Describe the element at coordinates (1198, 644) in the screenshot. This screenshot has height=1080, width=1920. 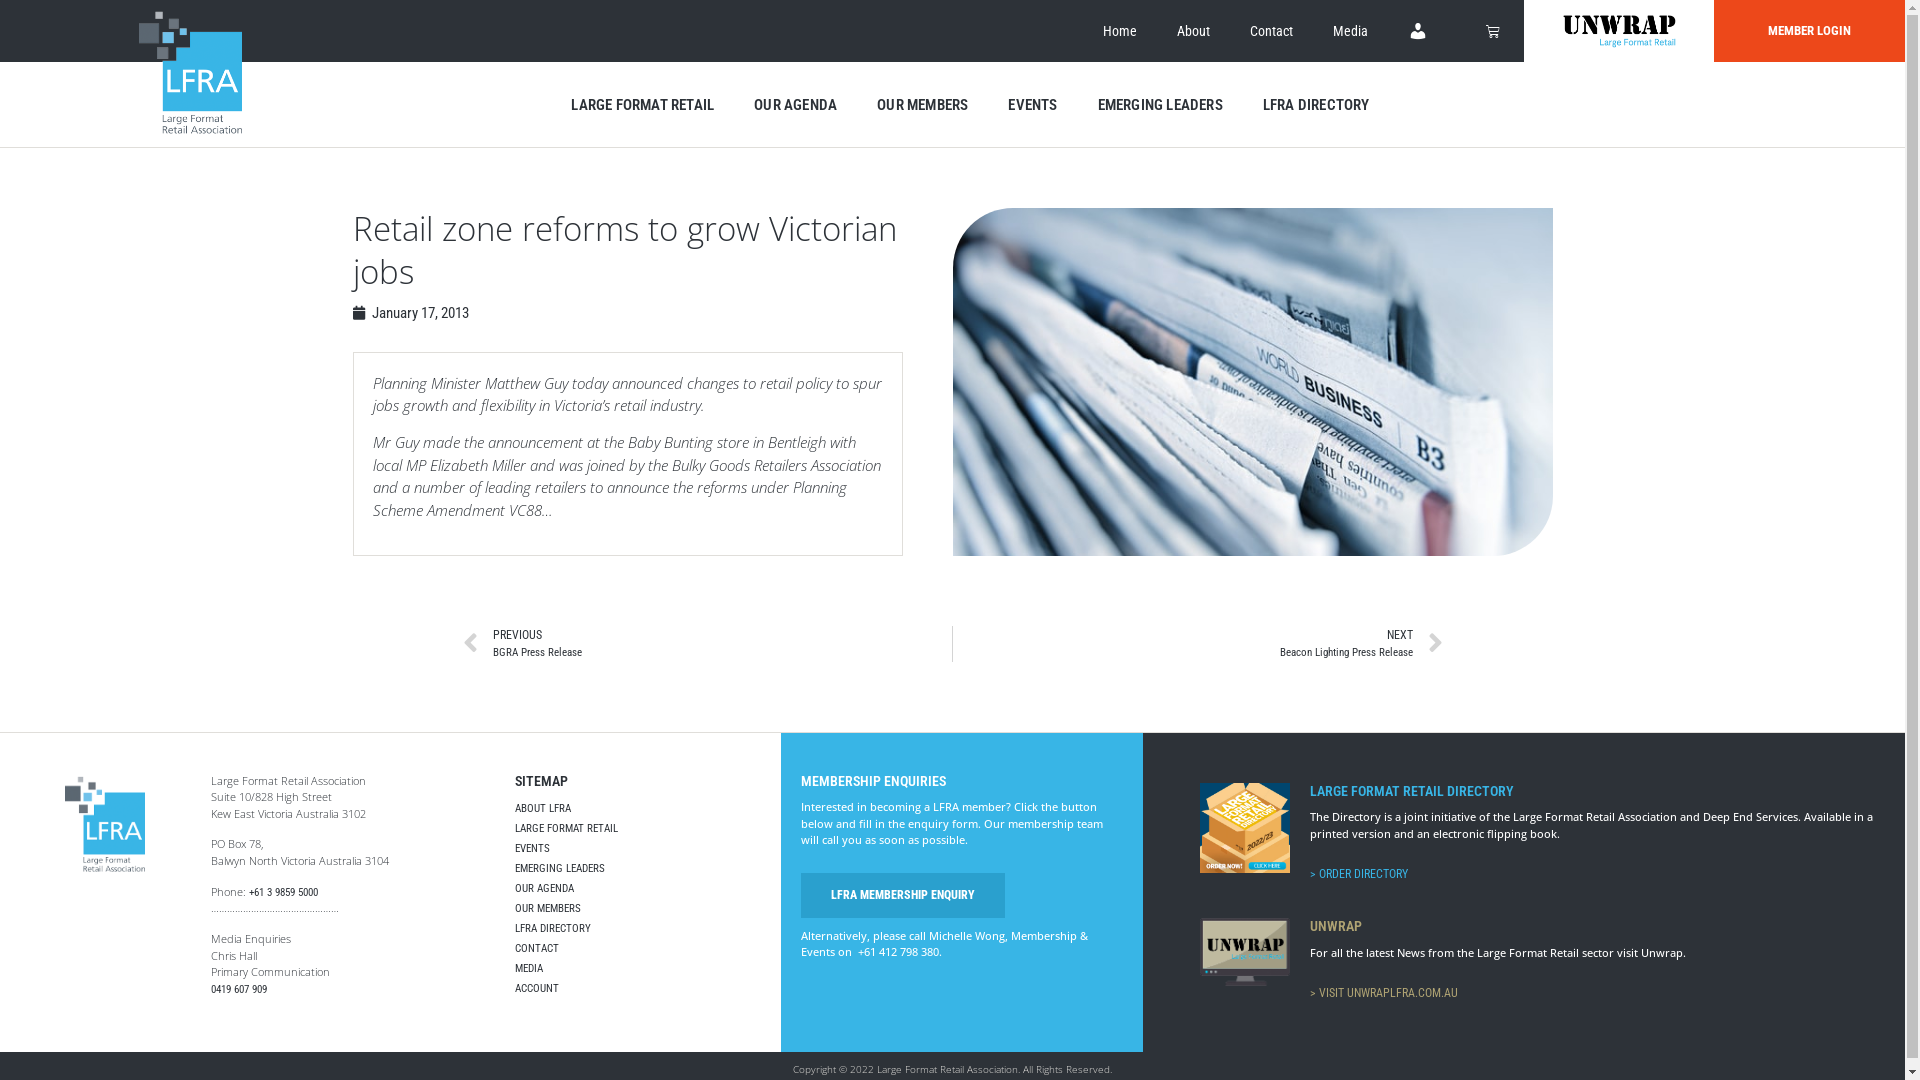
I see `'NEXT` at that location.